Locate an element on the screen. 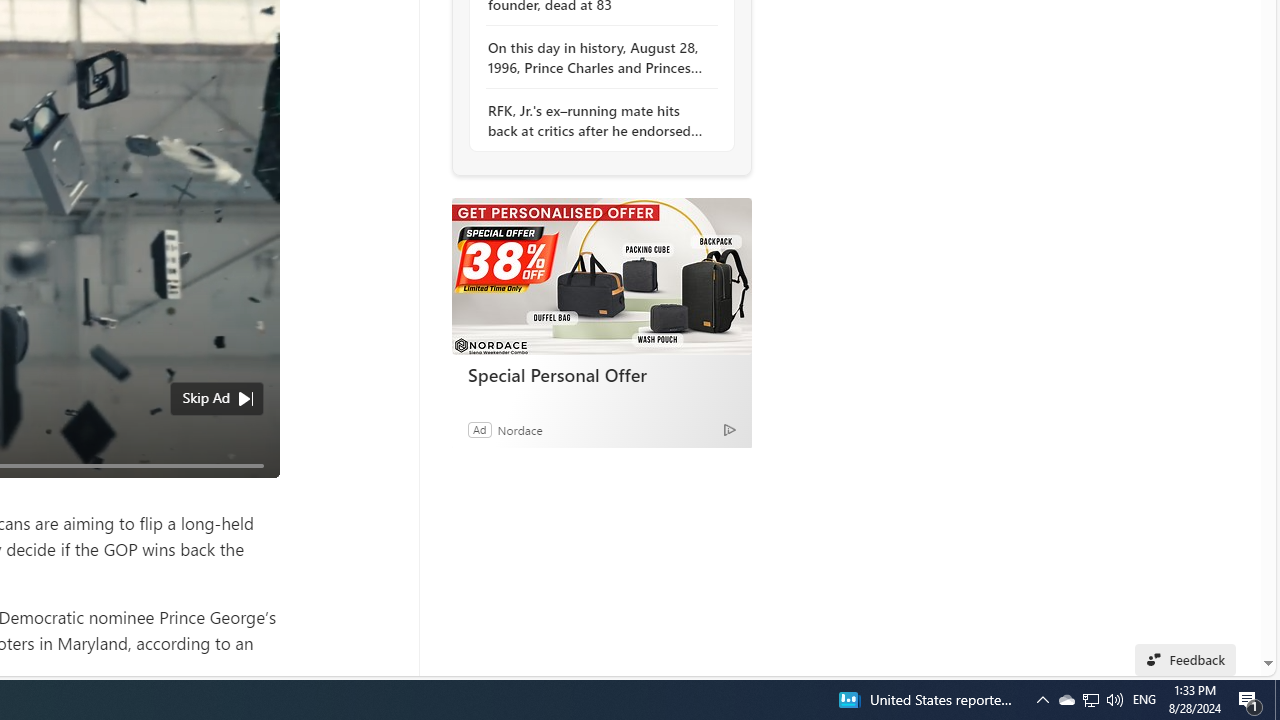 This screenshot has width=1280, height=720. 'Skip Ad' is located at coordinates (206, 398).